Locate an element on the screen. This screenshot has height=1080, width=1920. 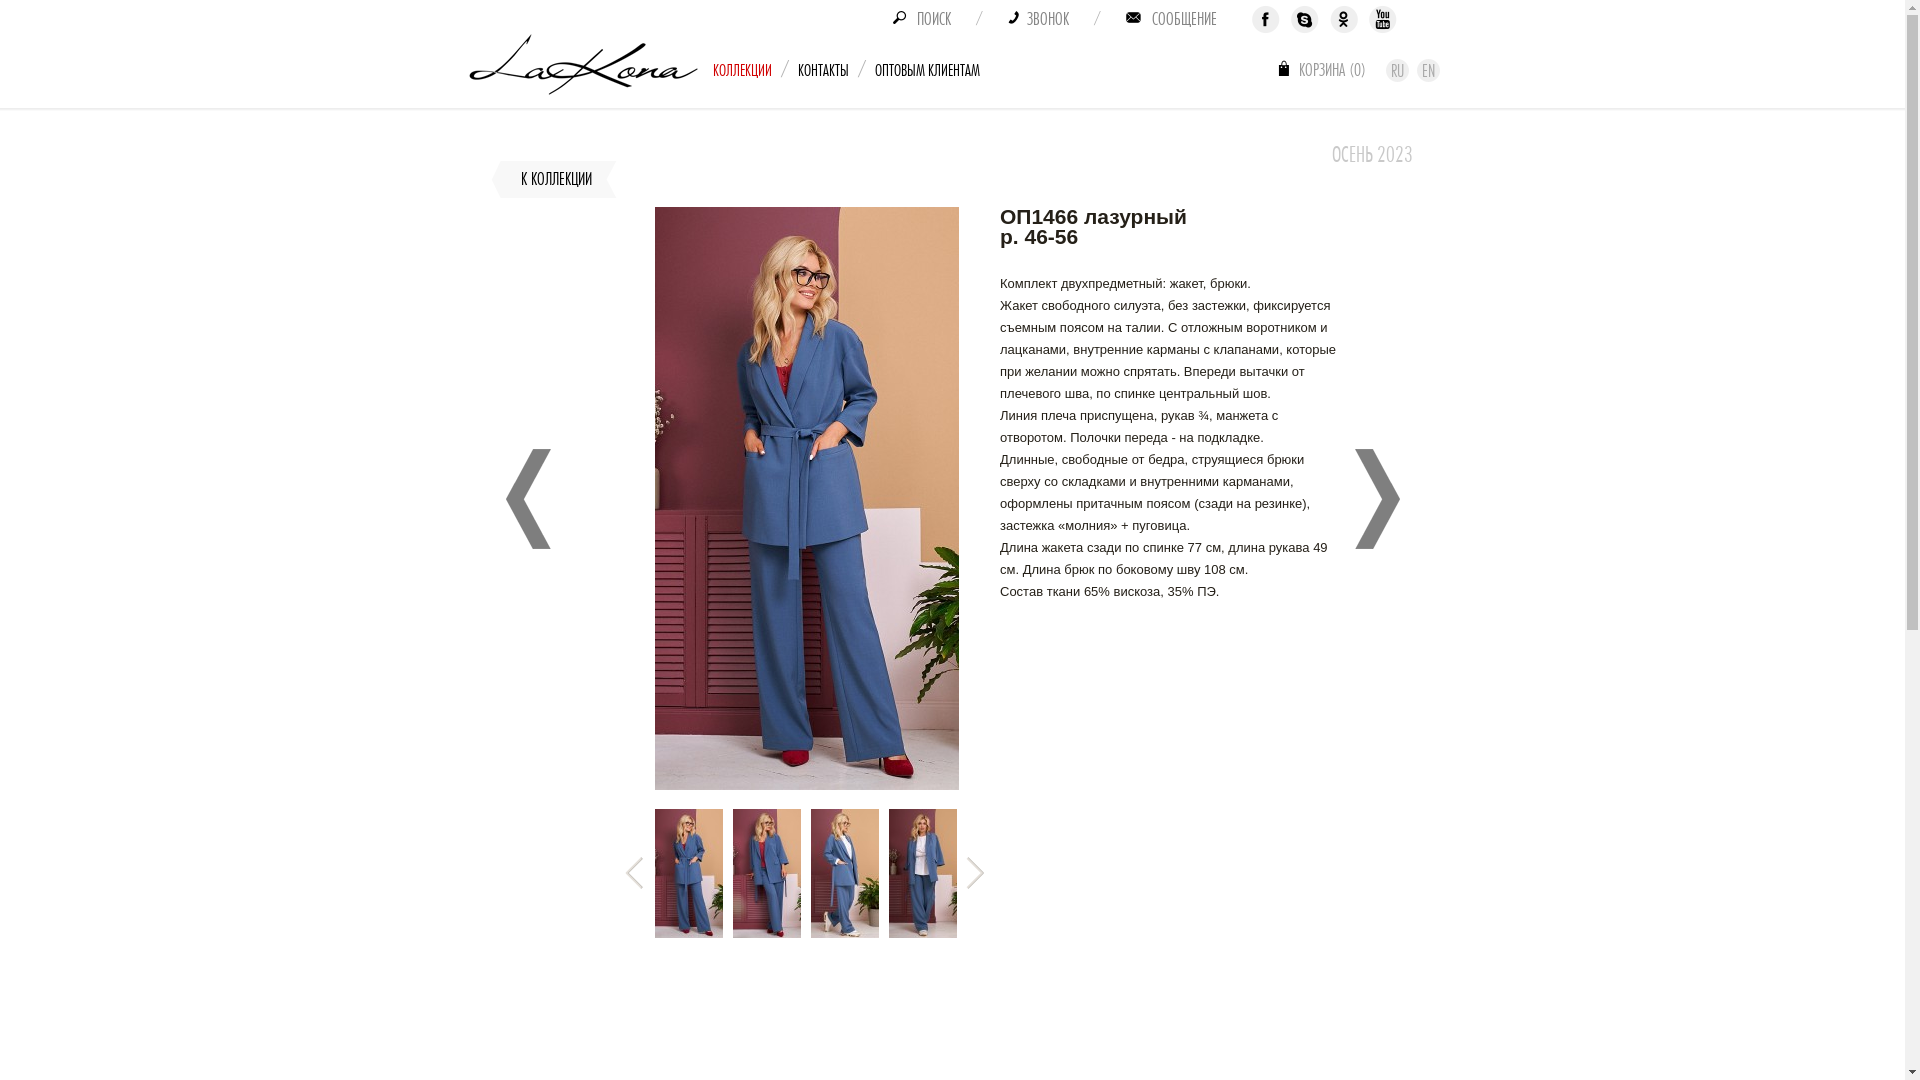
'Click to zoom in.' is located at coordinates (806, 784).